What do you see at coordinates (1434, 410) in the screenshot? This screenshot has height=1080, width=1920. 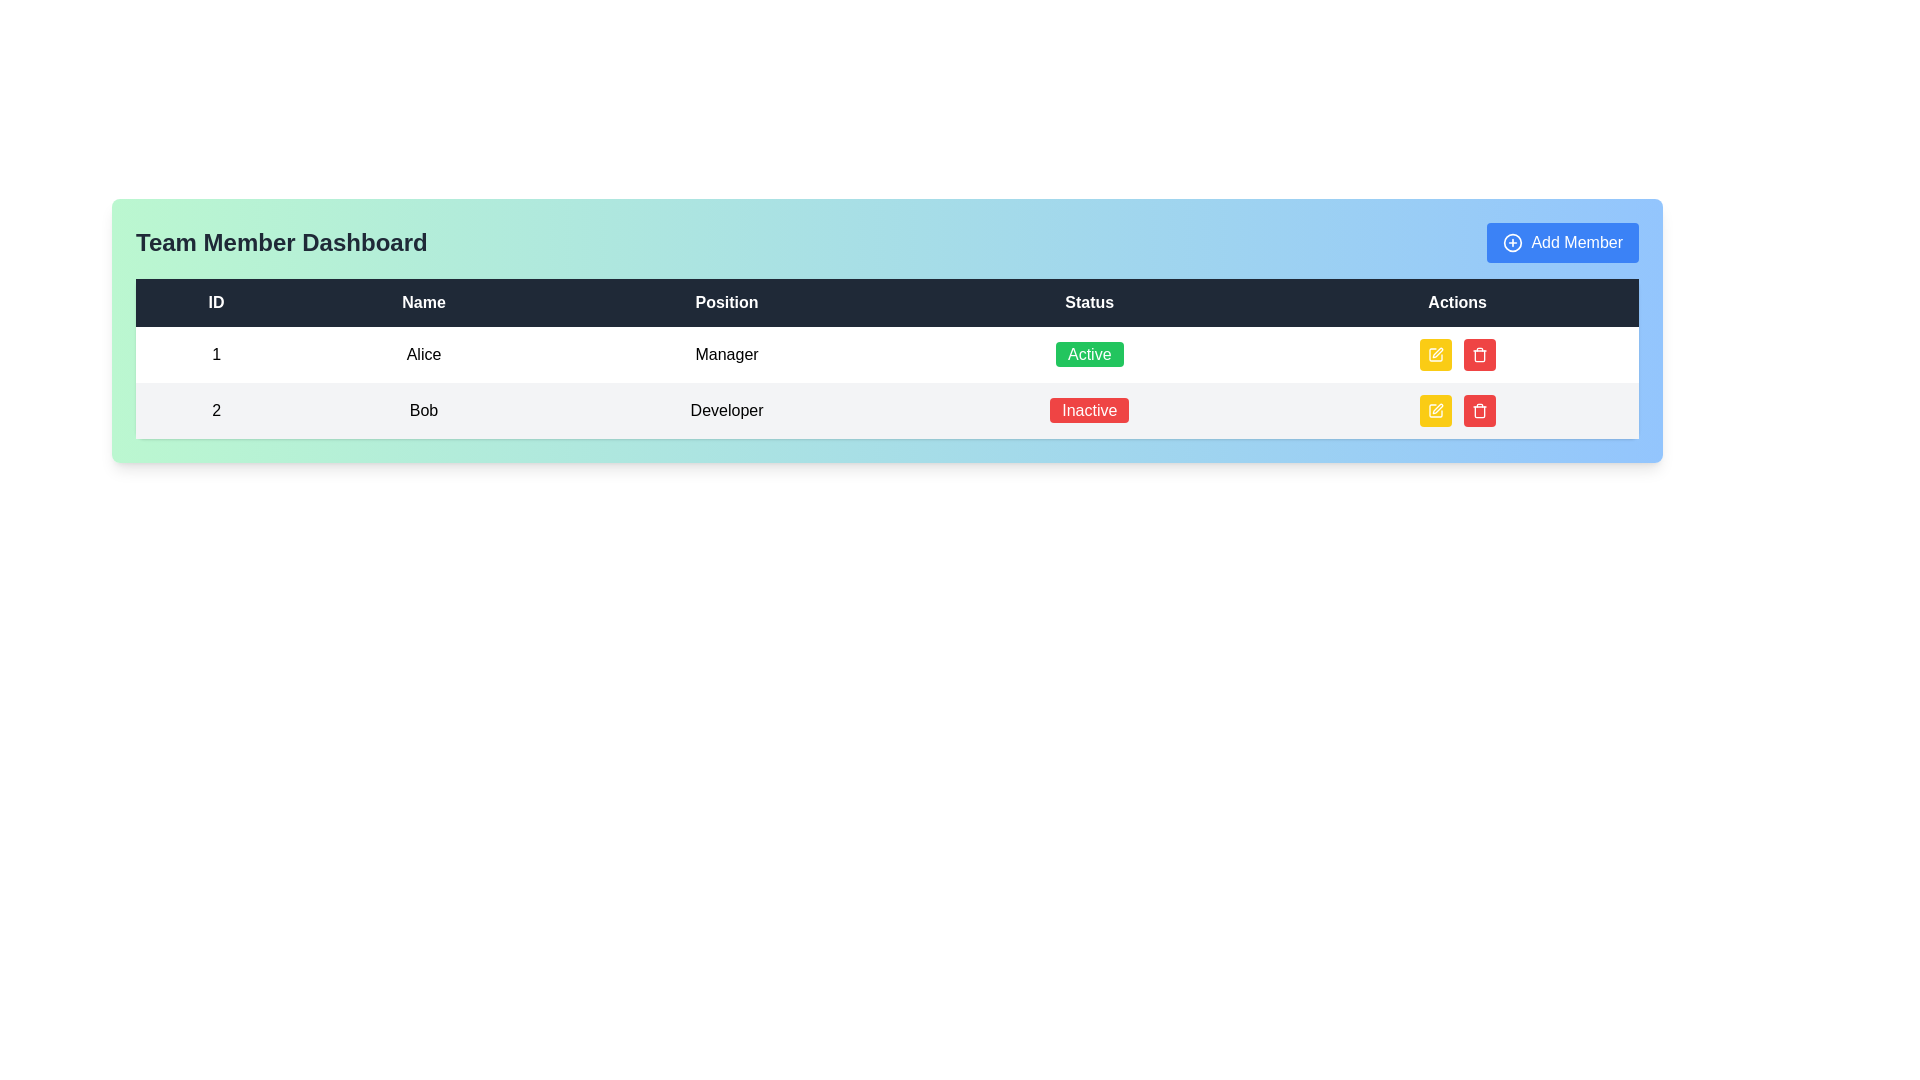 I see `the small yellow button with rounded corners containing a white pencil icon in the 'Actions' column of the second row for 'Bob'` at bounding box center [1434, 410].